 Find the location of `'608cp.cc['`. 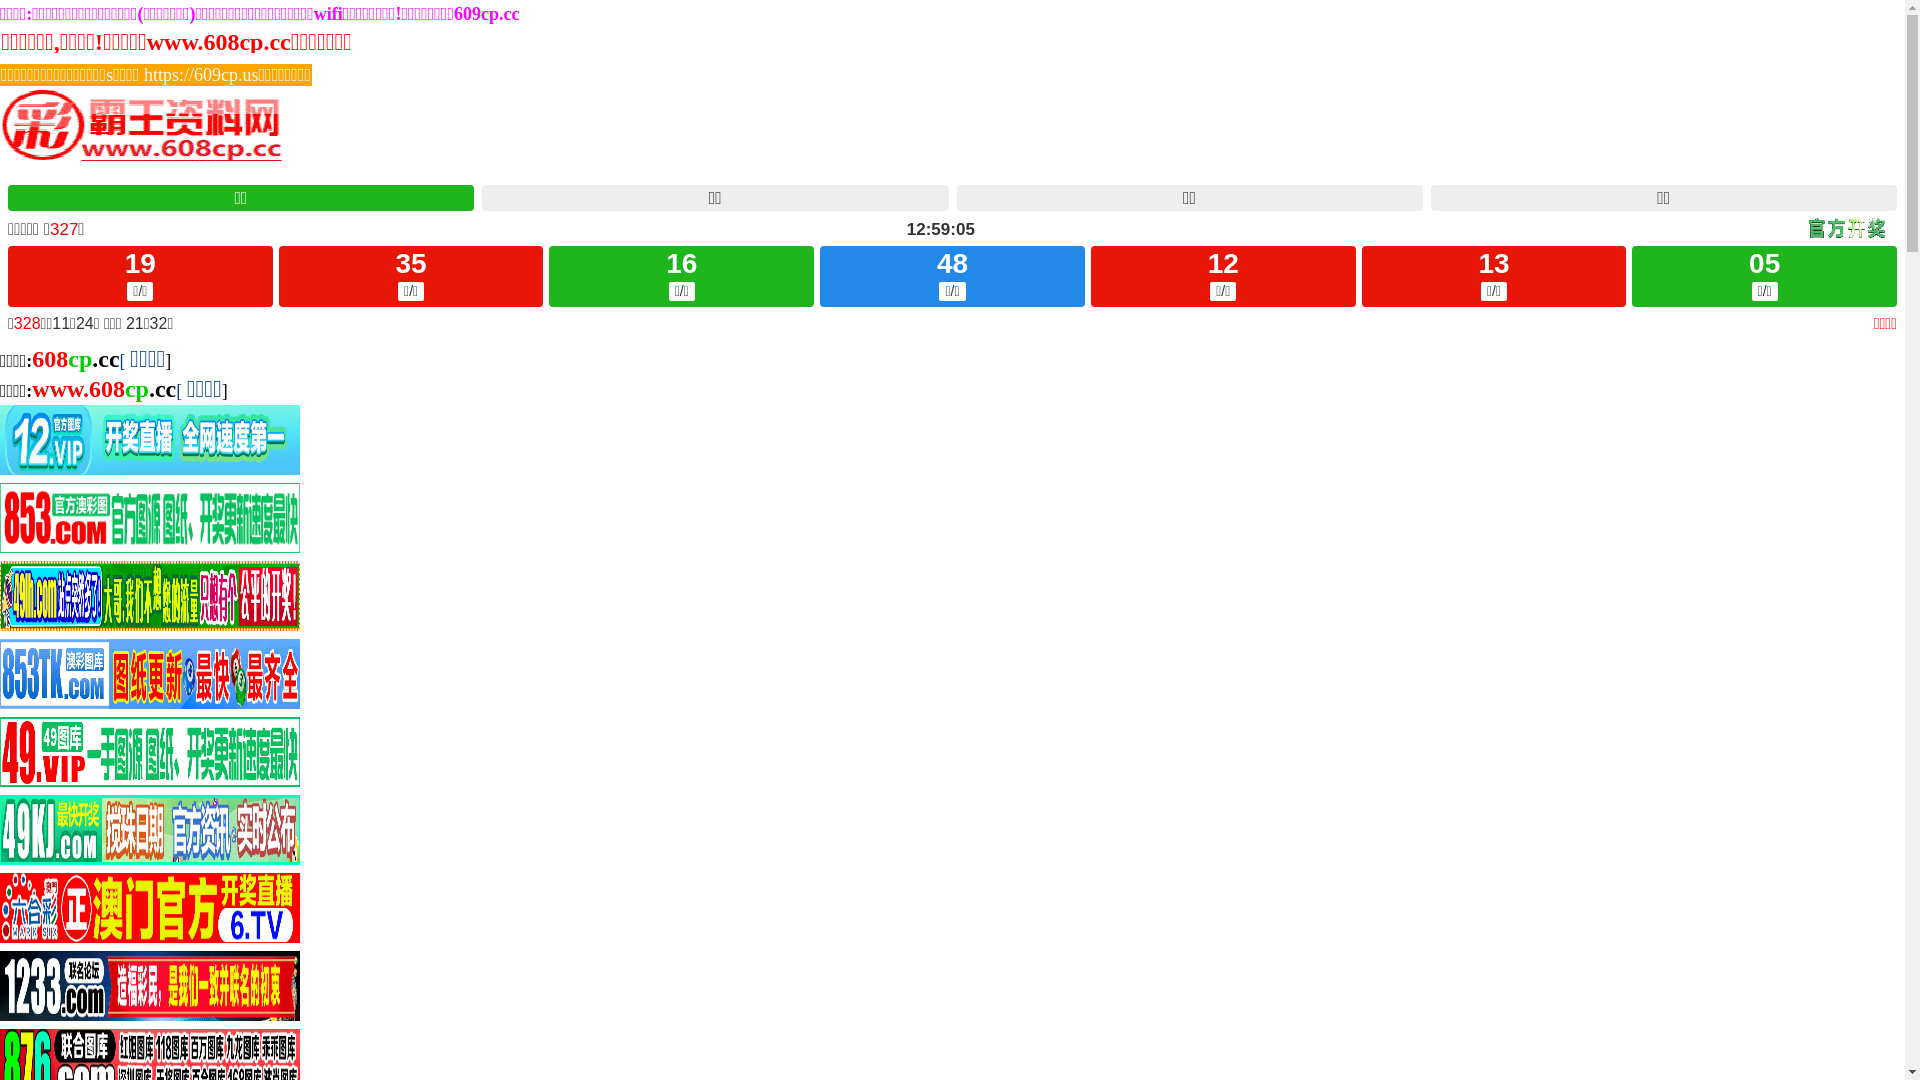

'608cp.cc[' is located at coordinates (78, 361).